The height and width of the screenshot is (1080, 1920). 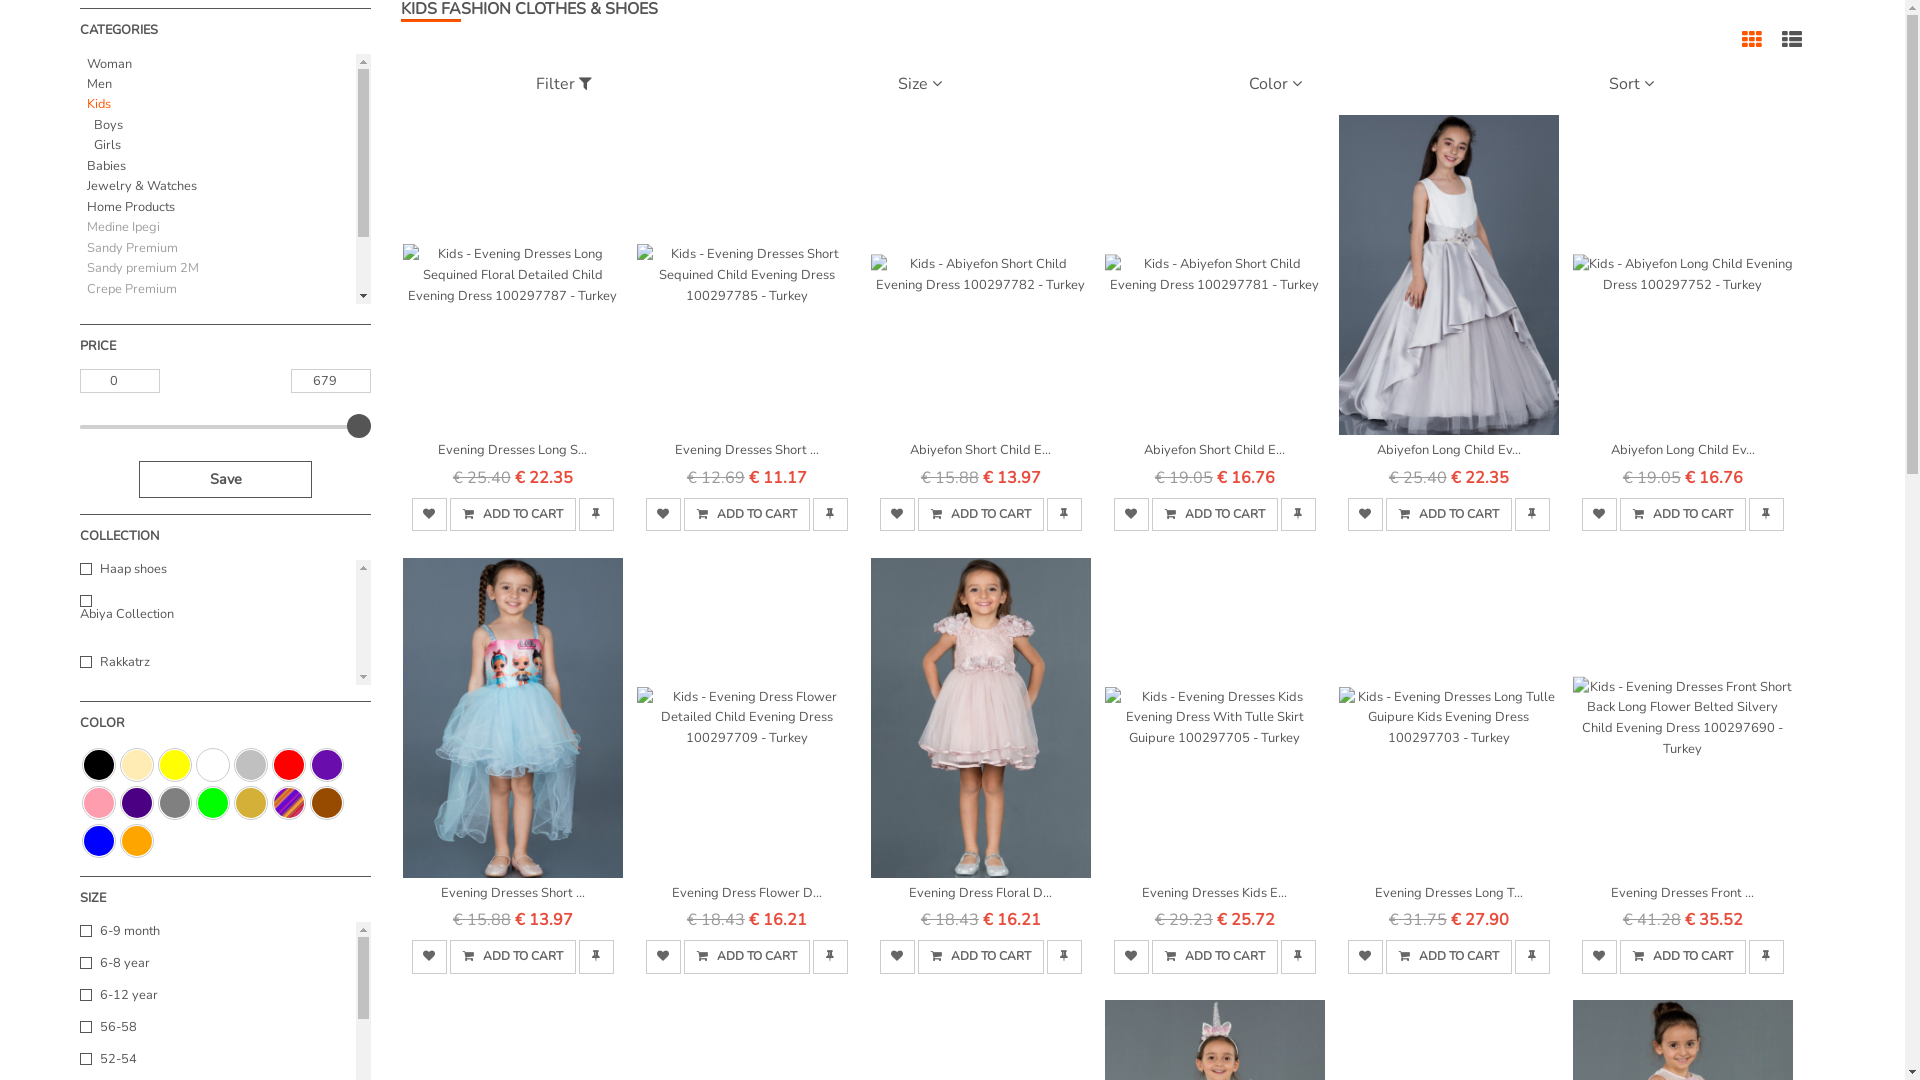 What do you see at coordinates (212, 801) in the screenshot?
I see `'Green'` at bounding box center [212, 801].